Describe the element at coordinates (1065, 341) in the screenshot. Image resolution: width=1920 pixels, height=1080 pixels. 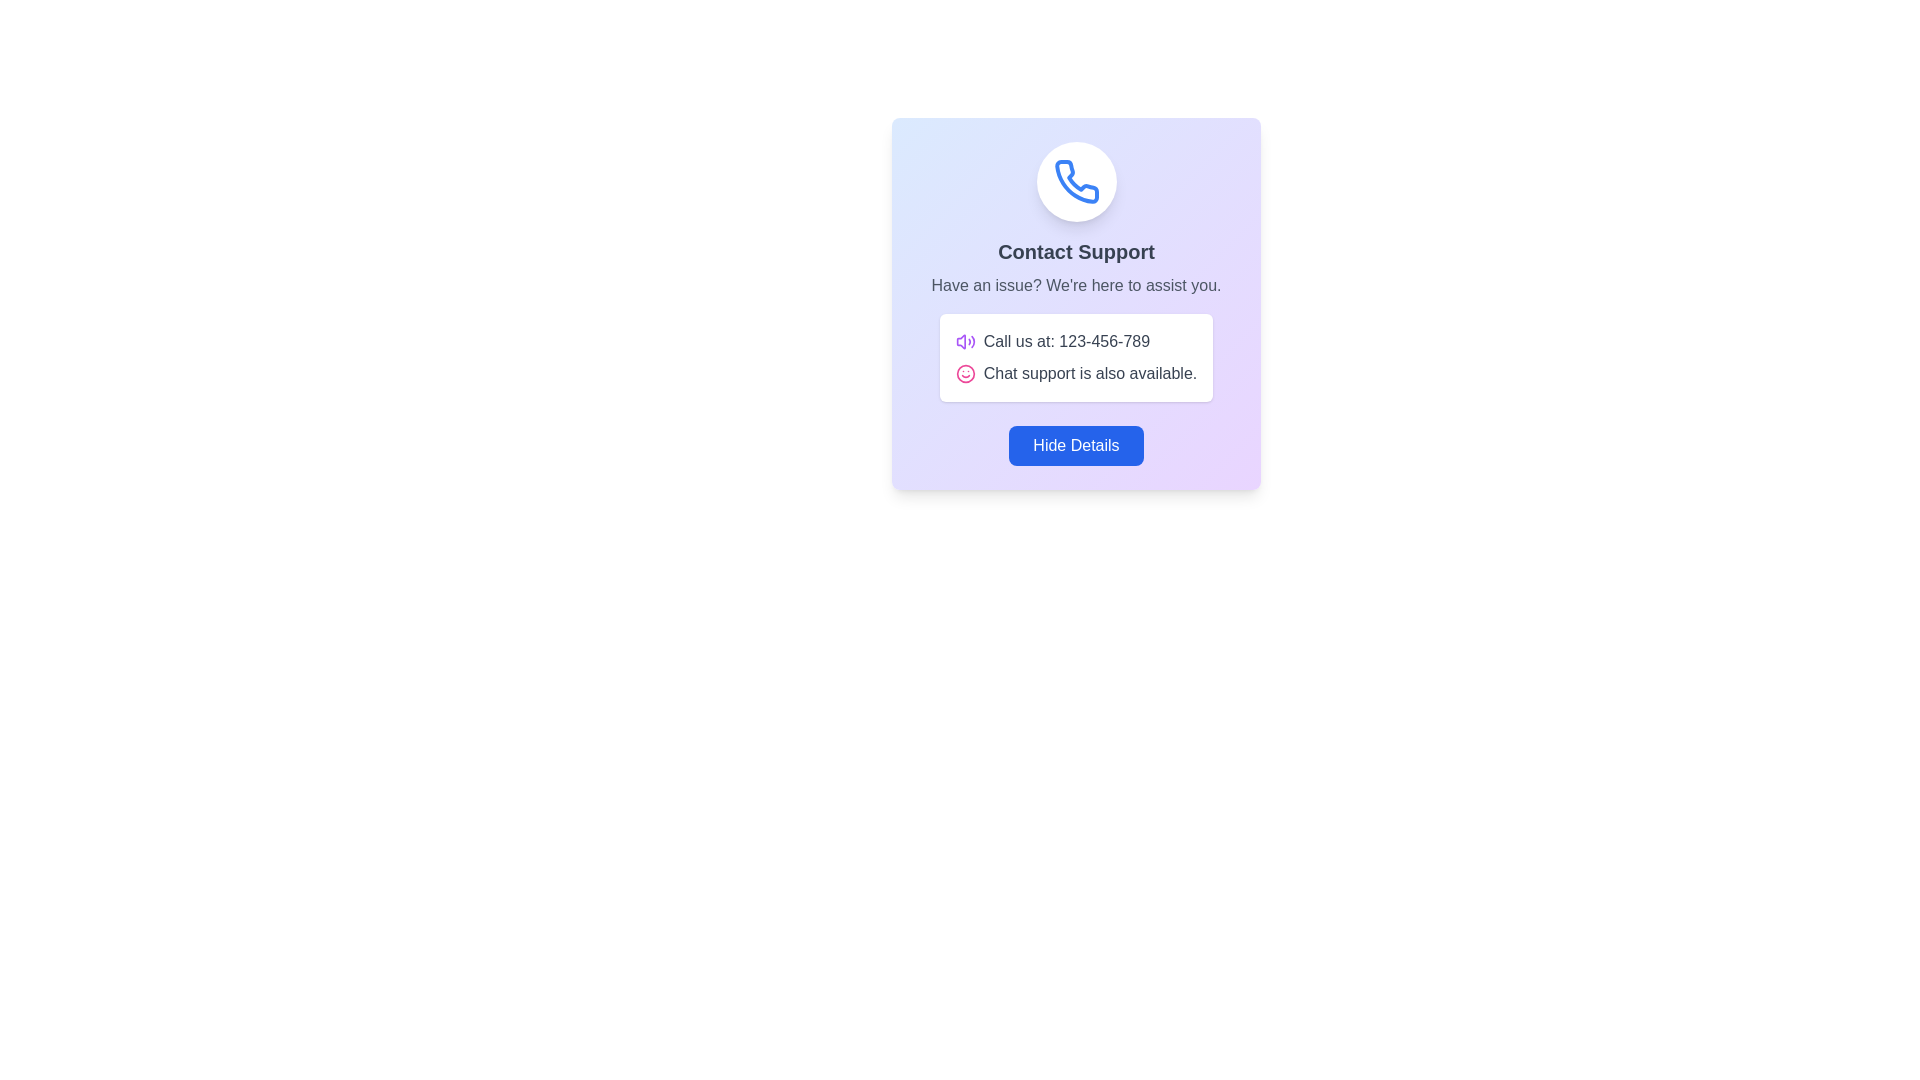
I see `the contact phone number located in the 'Contact Support' section, which is positioned below the header and icon, and to the right of a loudspeaker icon` at that location.